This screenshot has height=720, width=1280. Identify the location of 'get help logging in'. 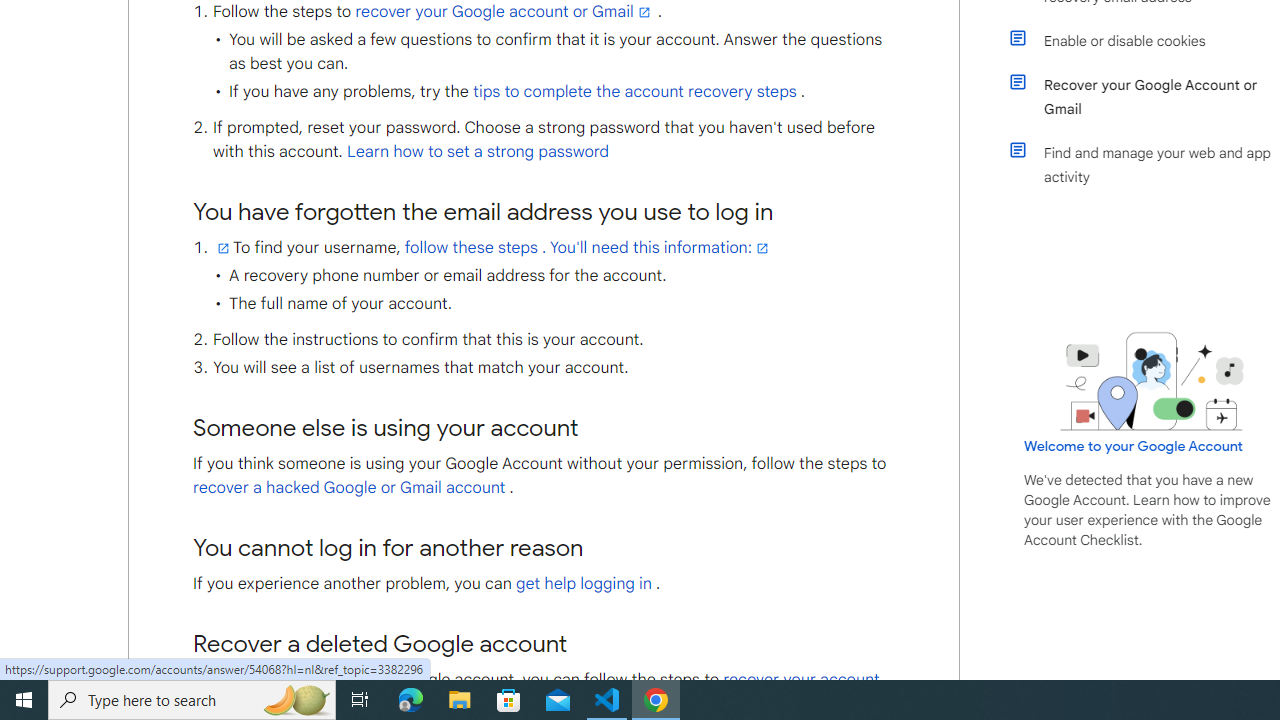
(582, 583).